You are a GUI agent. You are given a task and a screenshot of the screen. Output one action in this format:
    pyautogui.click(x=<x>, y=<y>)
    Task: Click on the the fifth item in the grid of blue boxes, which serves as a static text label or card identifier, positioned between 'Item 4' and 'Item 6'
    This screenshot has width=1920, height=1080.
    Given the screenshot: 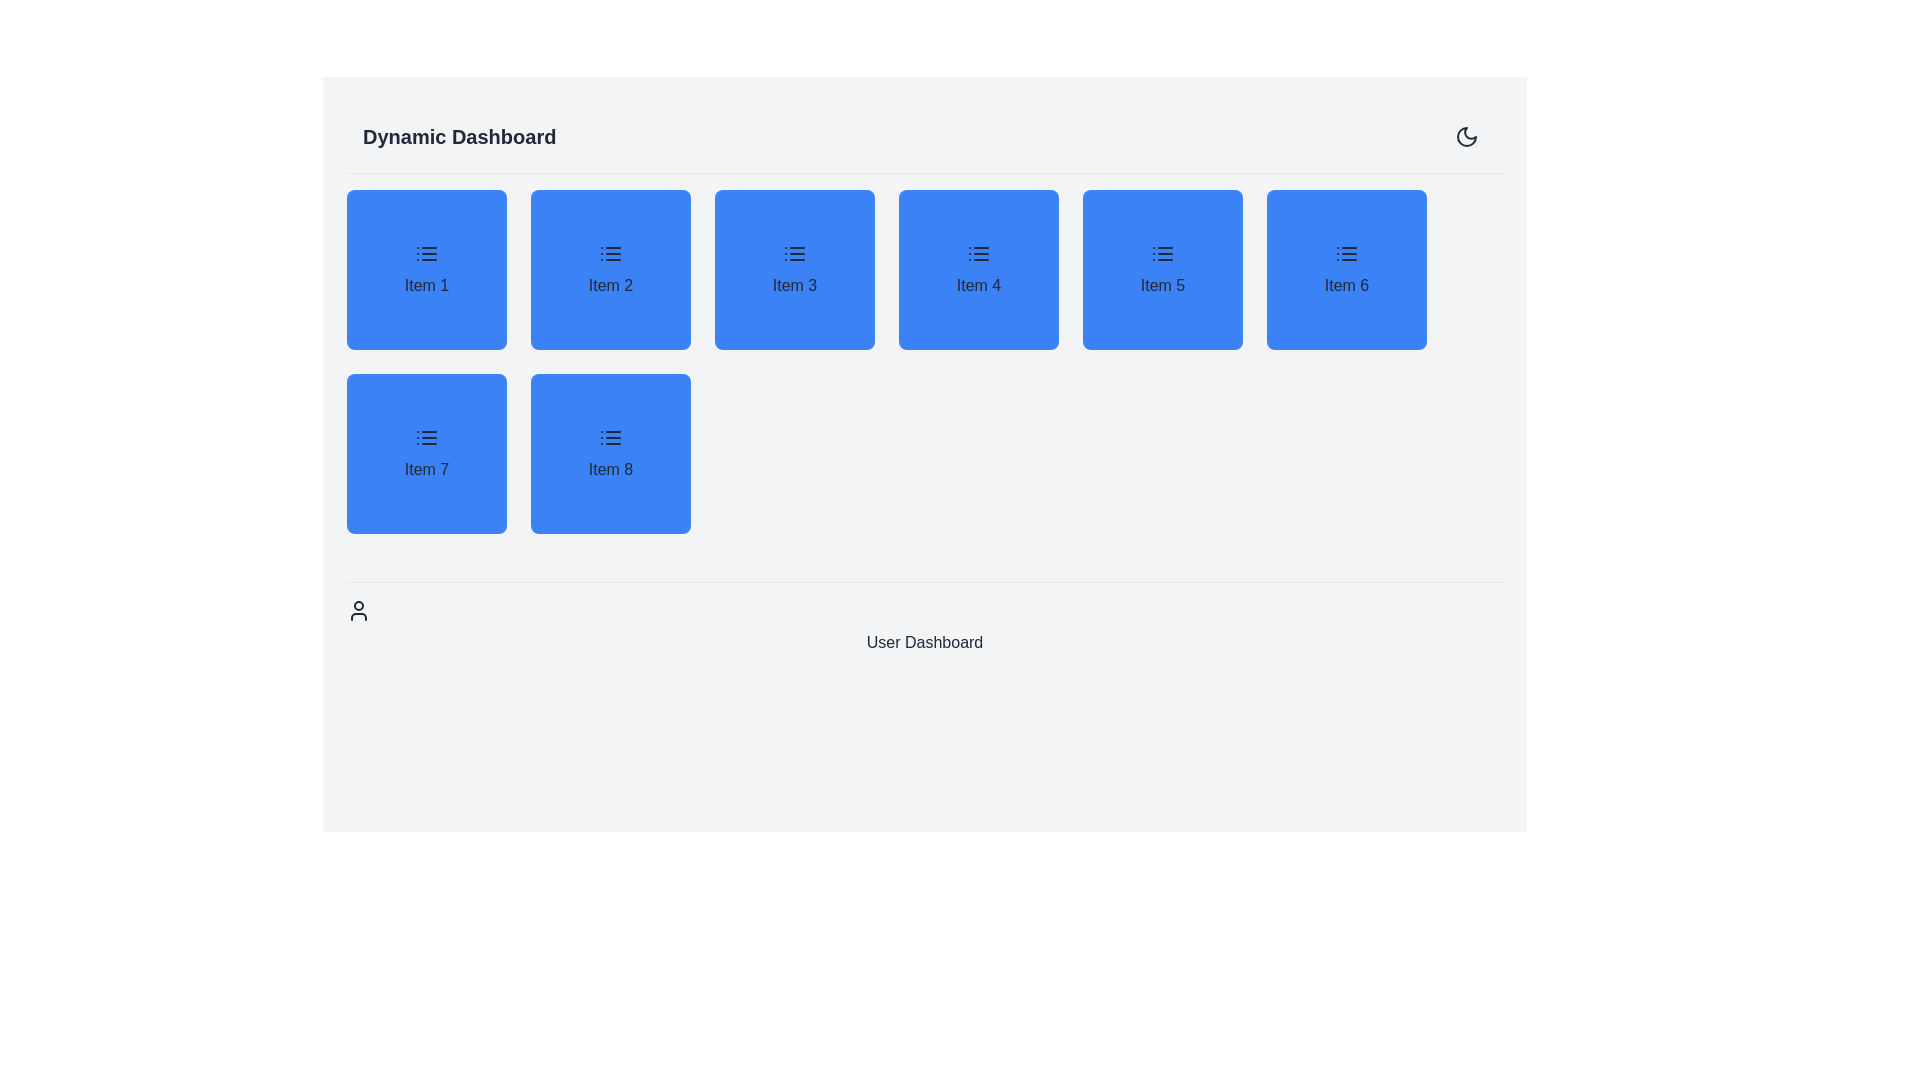 What is the action you would take?
    pyautogui.click(x=1162, y=285)
    